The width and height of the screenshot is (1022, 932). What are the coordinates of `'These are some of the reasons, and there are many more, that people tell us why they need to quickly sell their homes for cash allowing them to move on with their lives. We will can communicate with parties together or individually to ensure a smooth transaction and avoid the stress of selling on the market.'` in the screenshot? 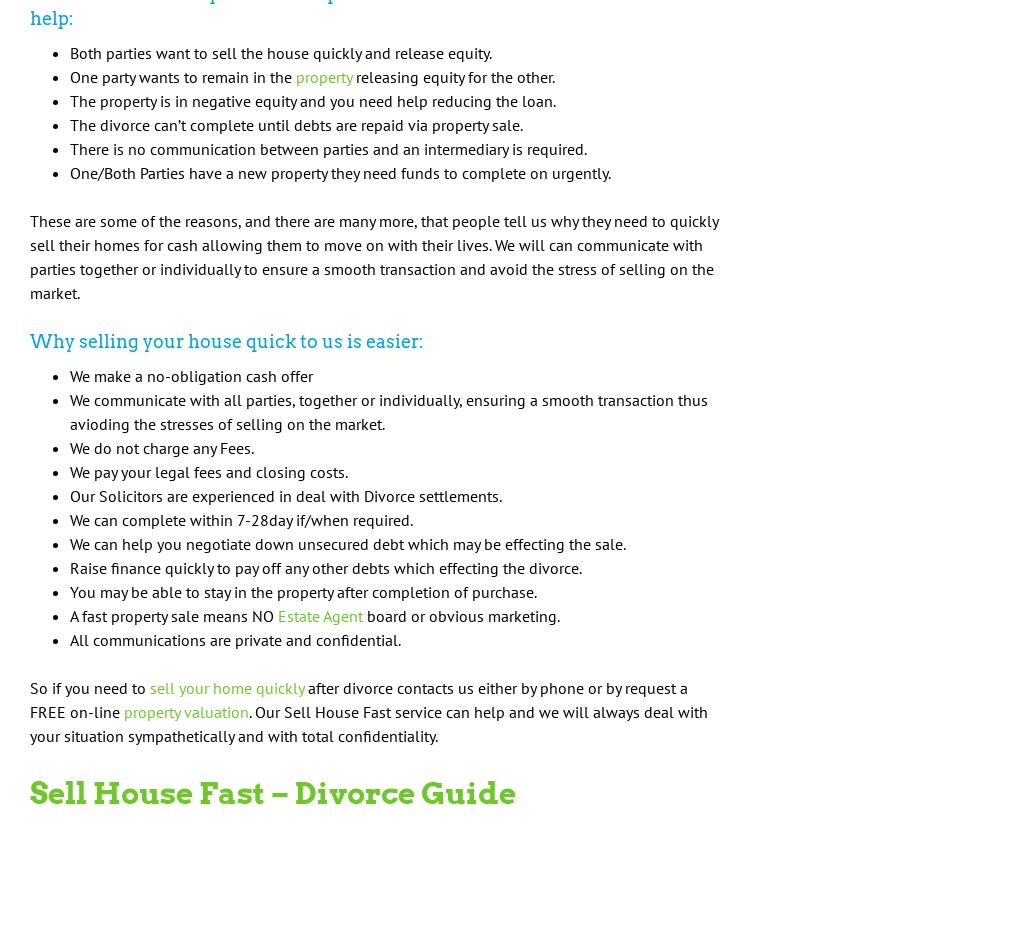 It's located at (372, 255).